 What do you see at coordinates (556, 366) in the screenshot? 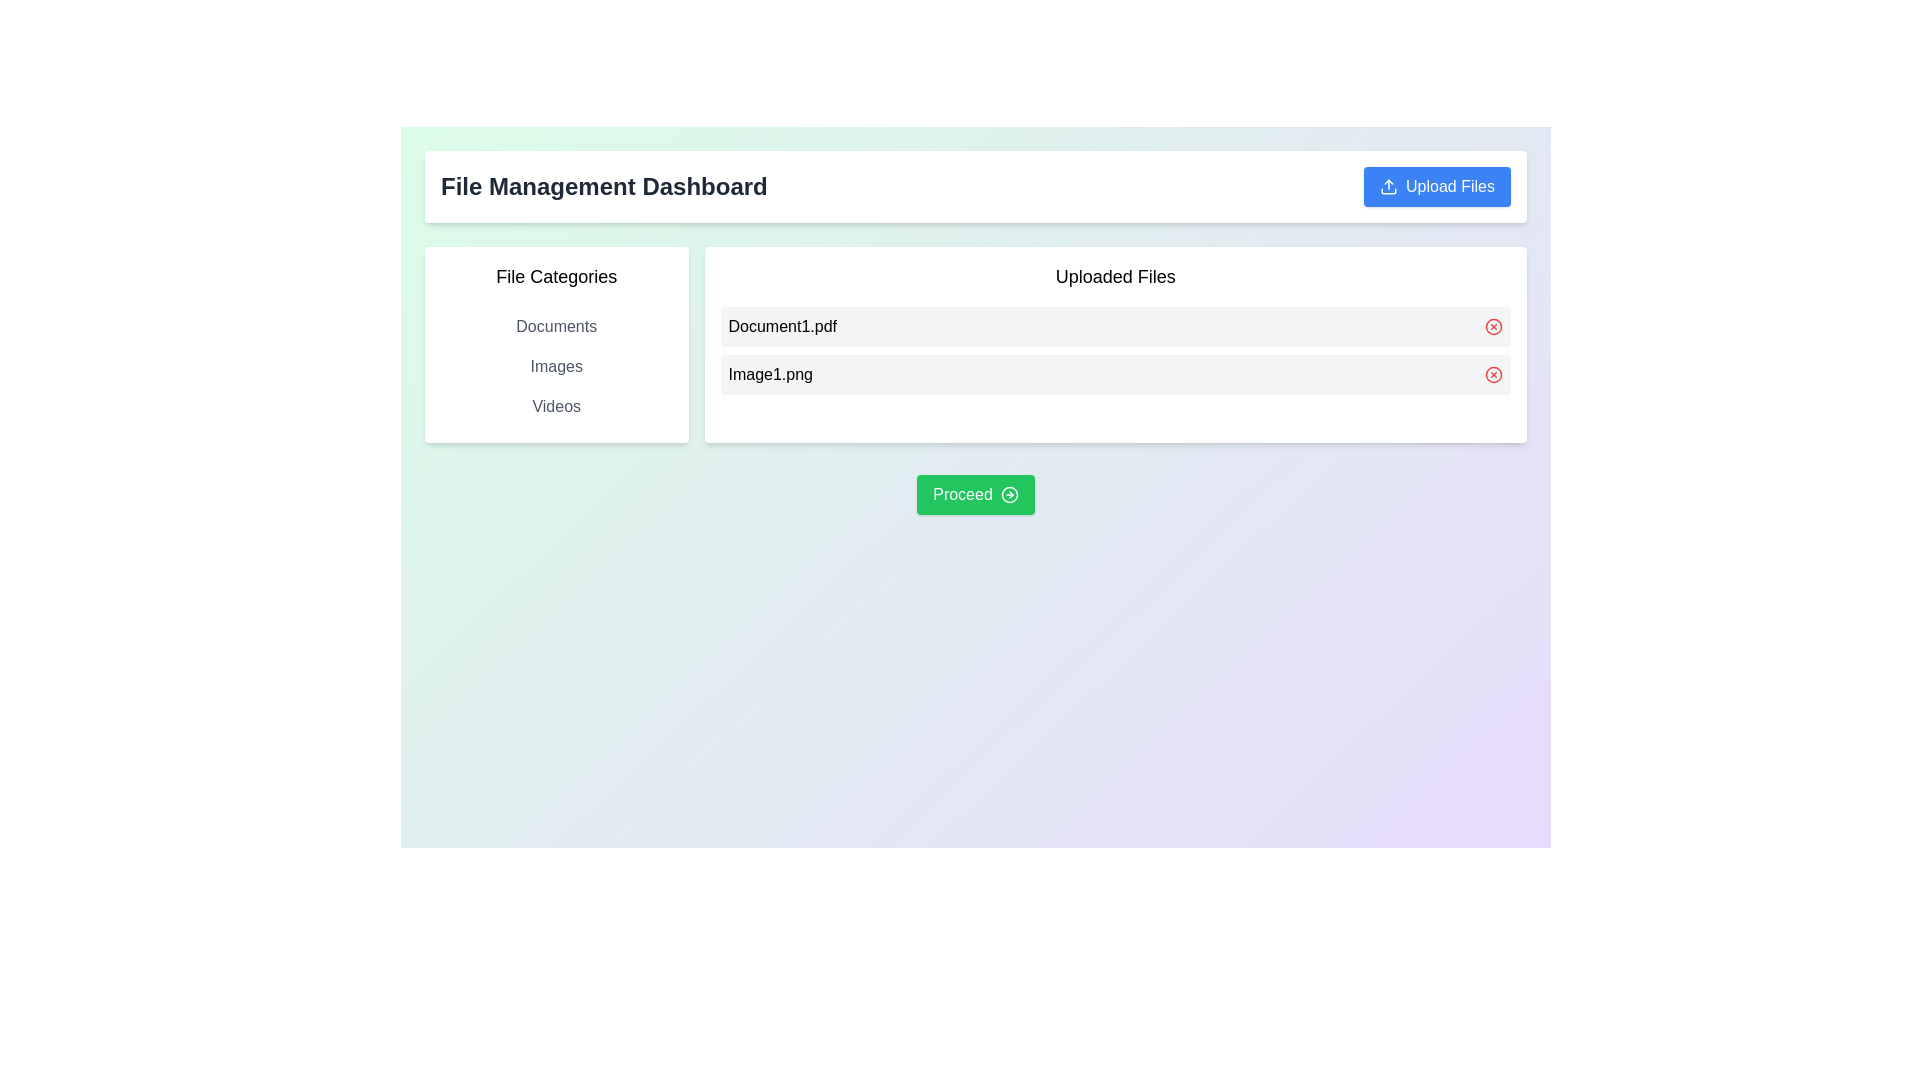
I see `the 'Images' text link, which is styled in gray and is the second item in the vertical list under the 'File Categories' card` at bounding box center [556, 366].